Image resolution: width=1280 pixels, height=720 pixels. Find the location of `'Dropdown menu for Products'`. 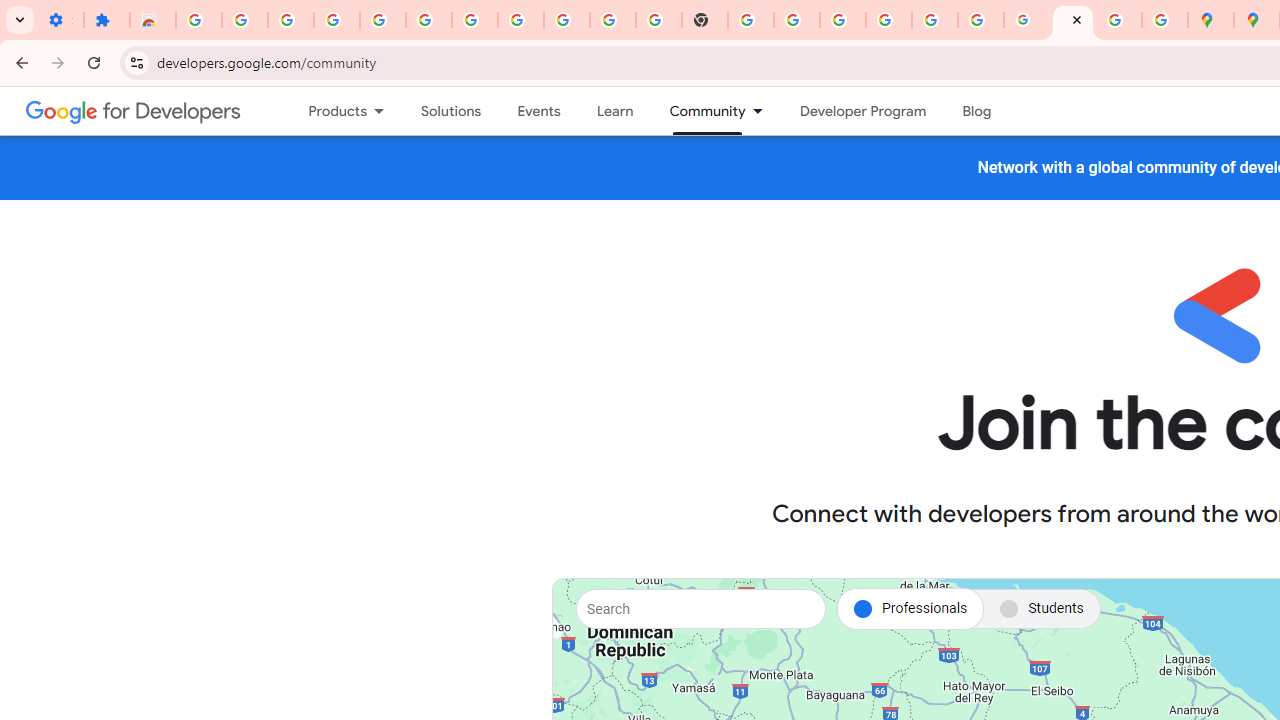

'Dropdown menu for Products' is located at coordinates (385, 111).